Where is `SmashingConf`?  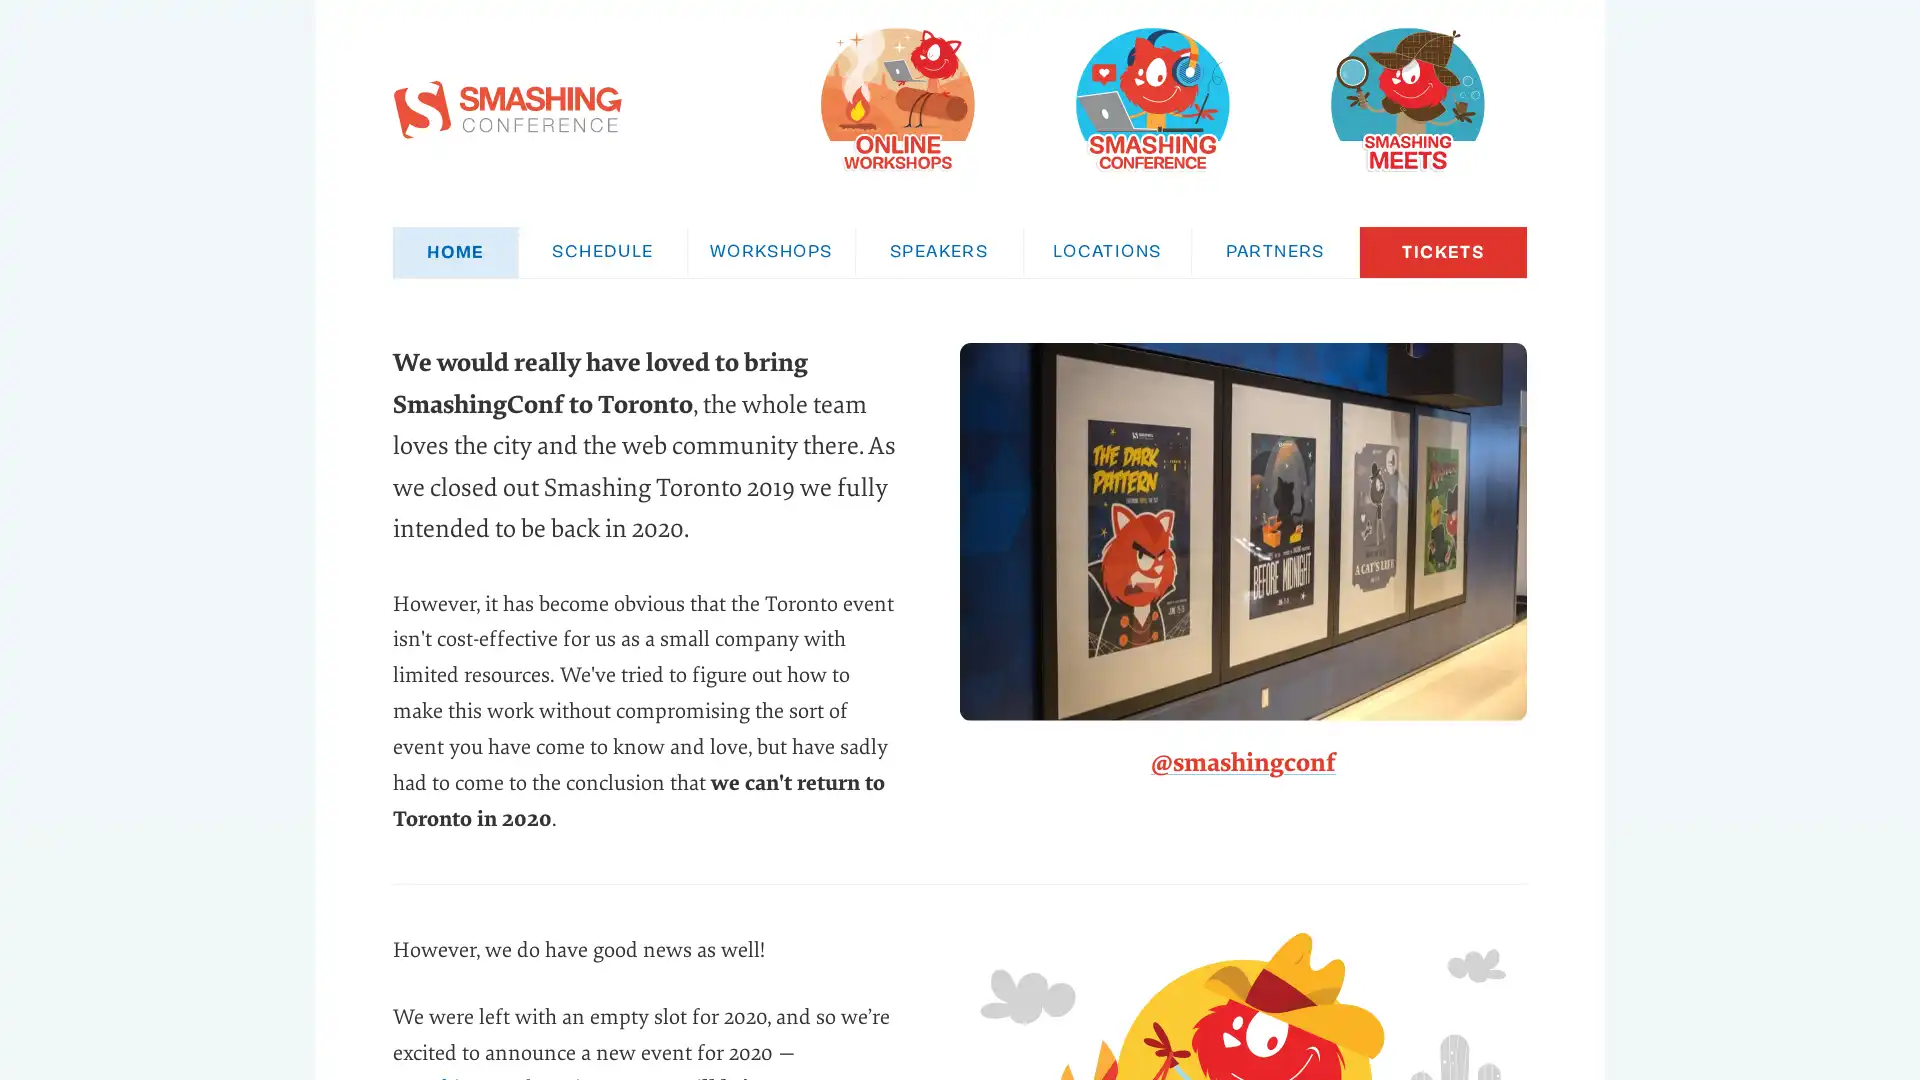
SmashingConf is located at coordinates (1152, 101).